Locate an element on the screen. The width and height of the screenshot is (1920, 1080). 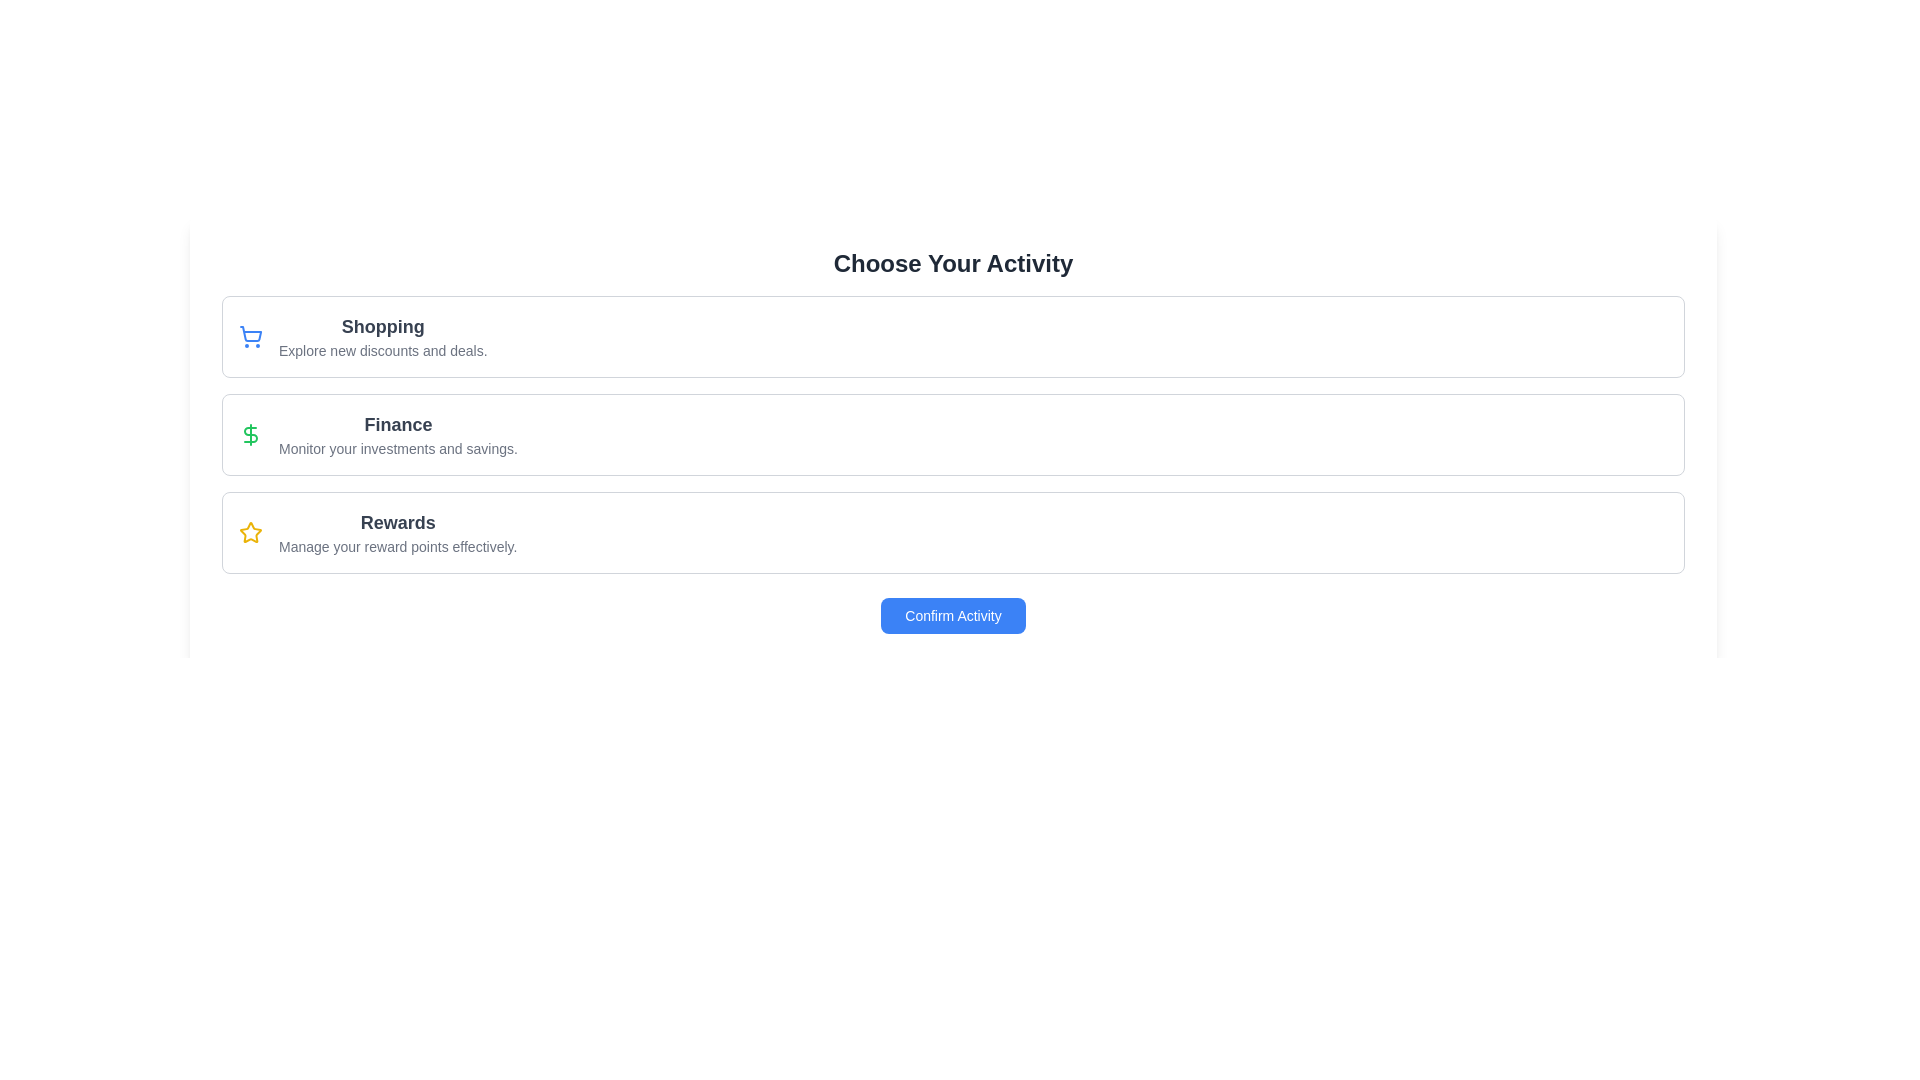
the confirmation button located at the bottom of the options list to confirm the selected activity is located at coordinates (952, 615).